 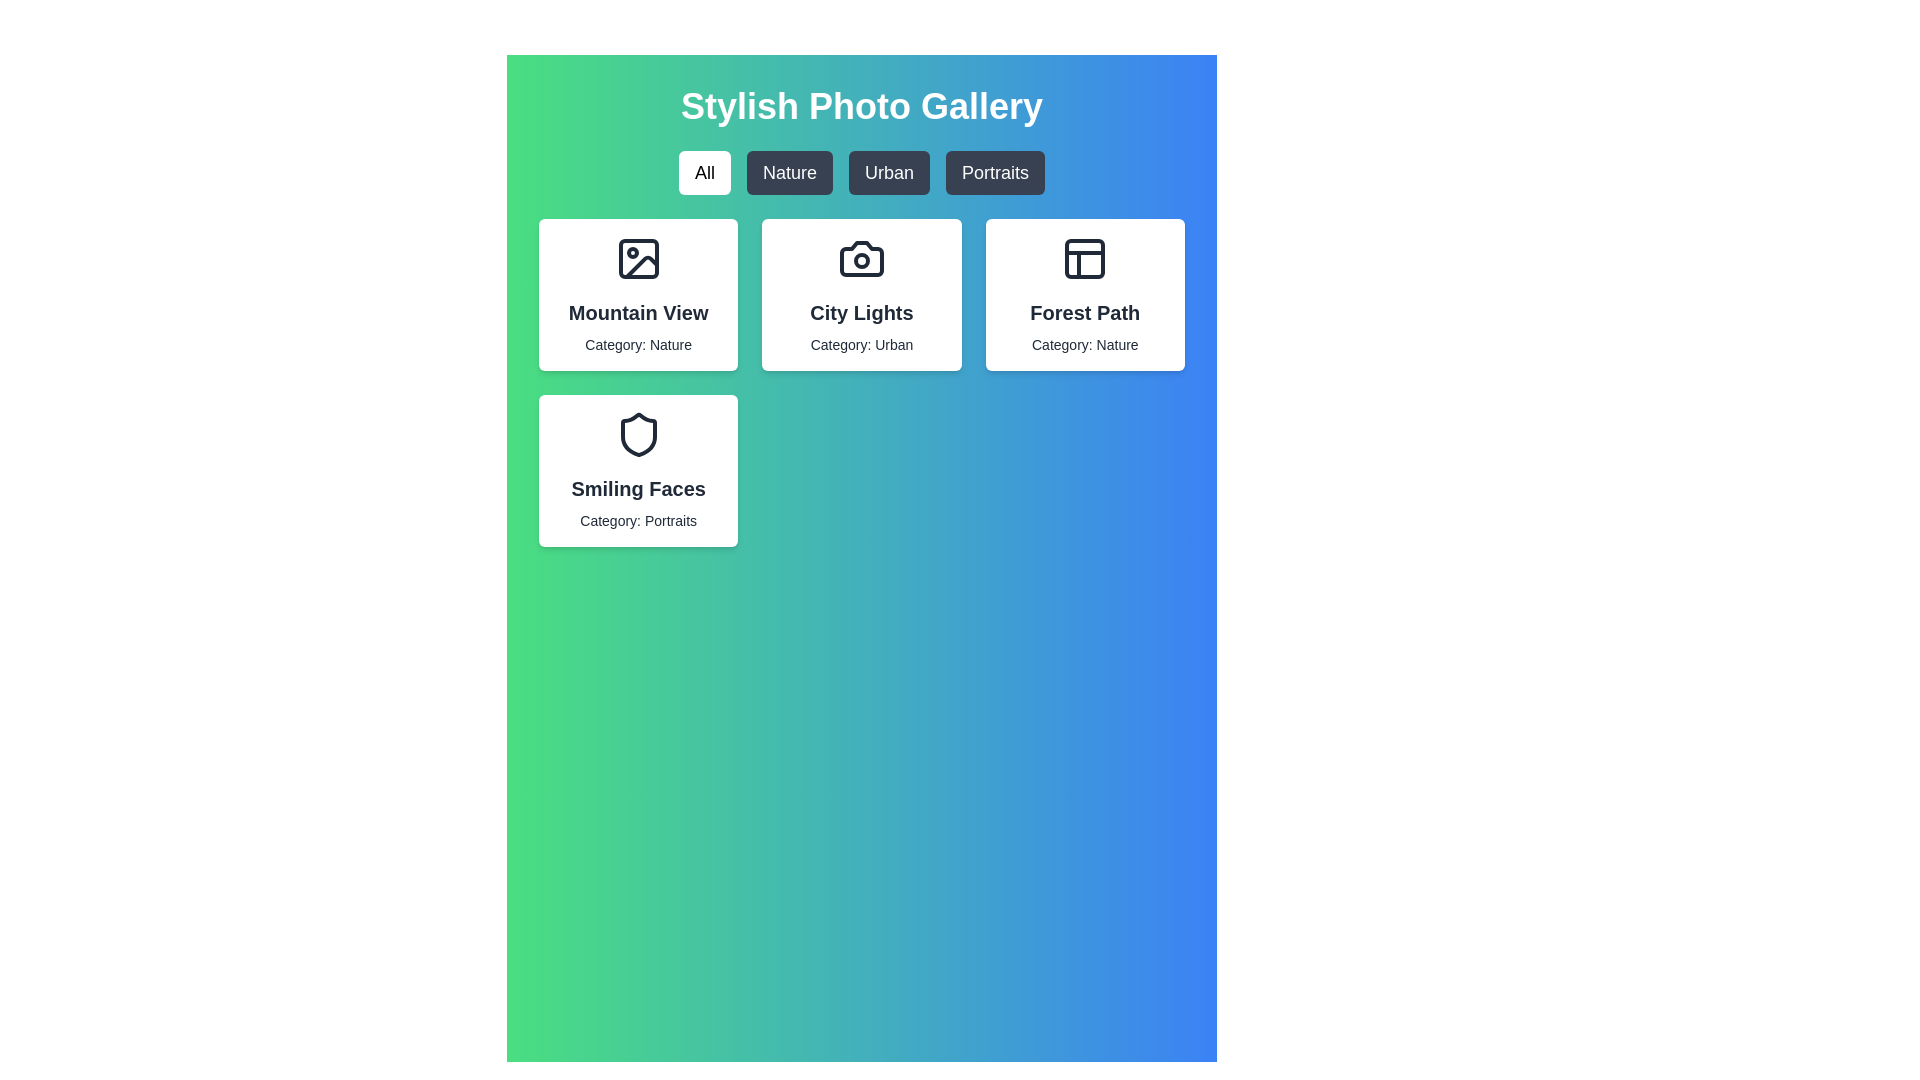 I want to click on the filter toggle button for 'Nature' in the Stylish Photo Gallery, so click(x=788, y=172).